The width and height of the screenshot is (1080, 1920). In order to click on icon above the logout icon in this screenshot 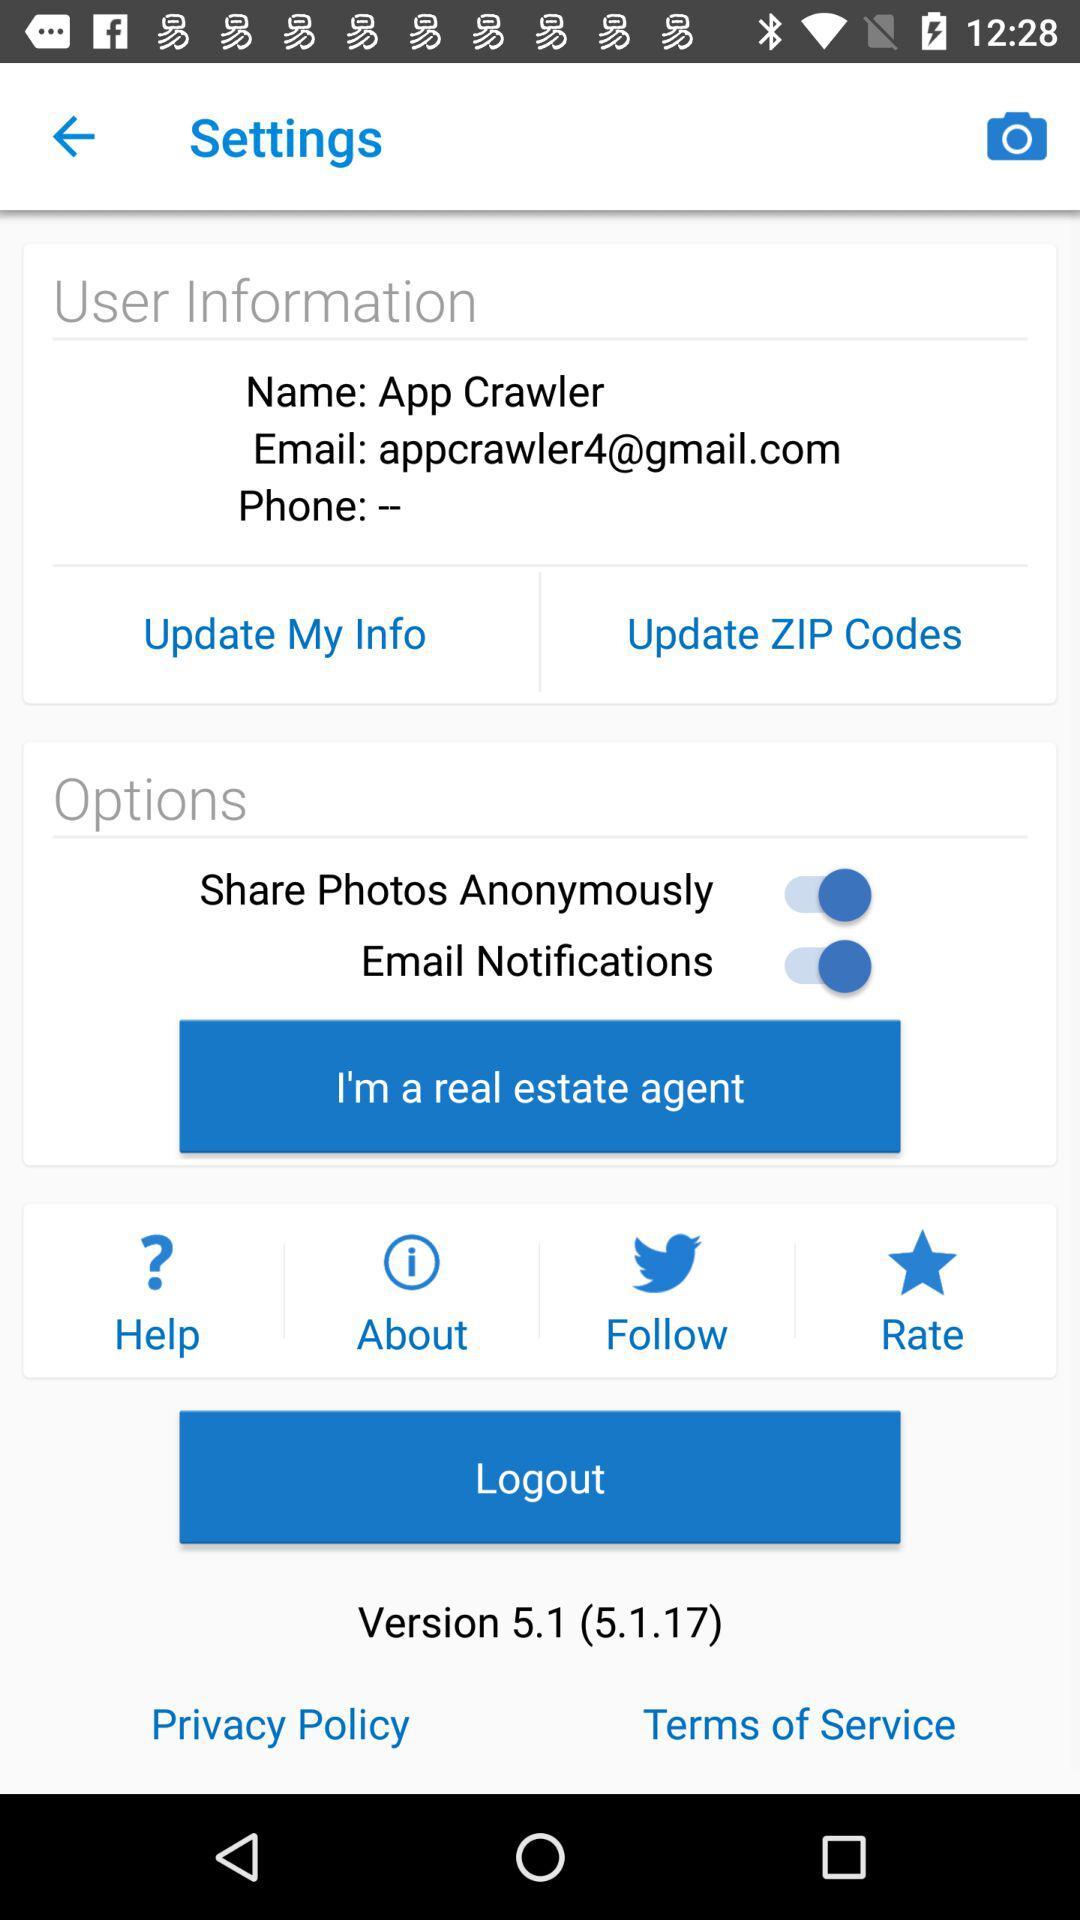, I will do `click(922, 1290)`.